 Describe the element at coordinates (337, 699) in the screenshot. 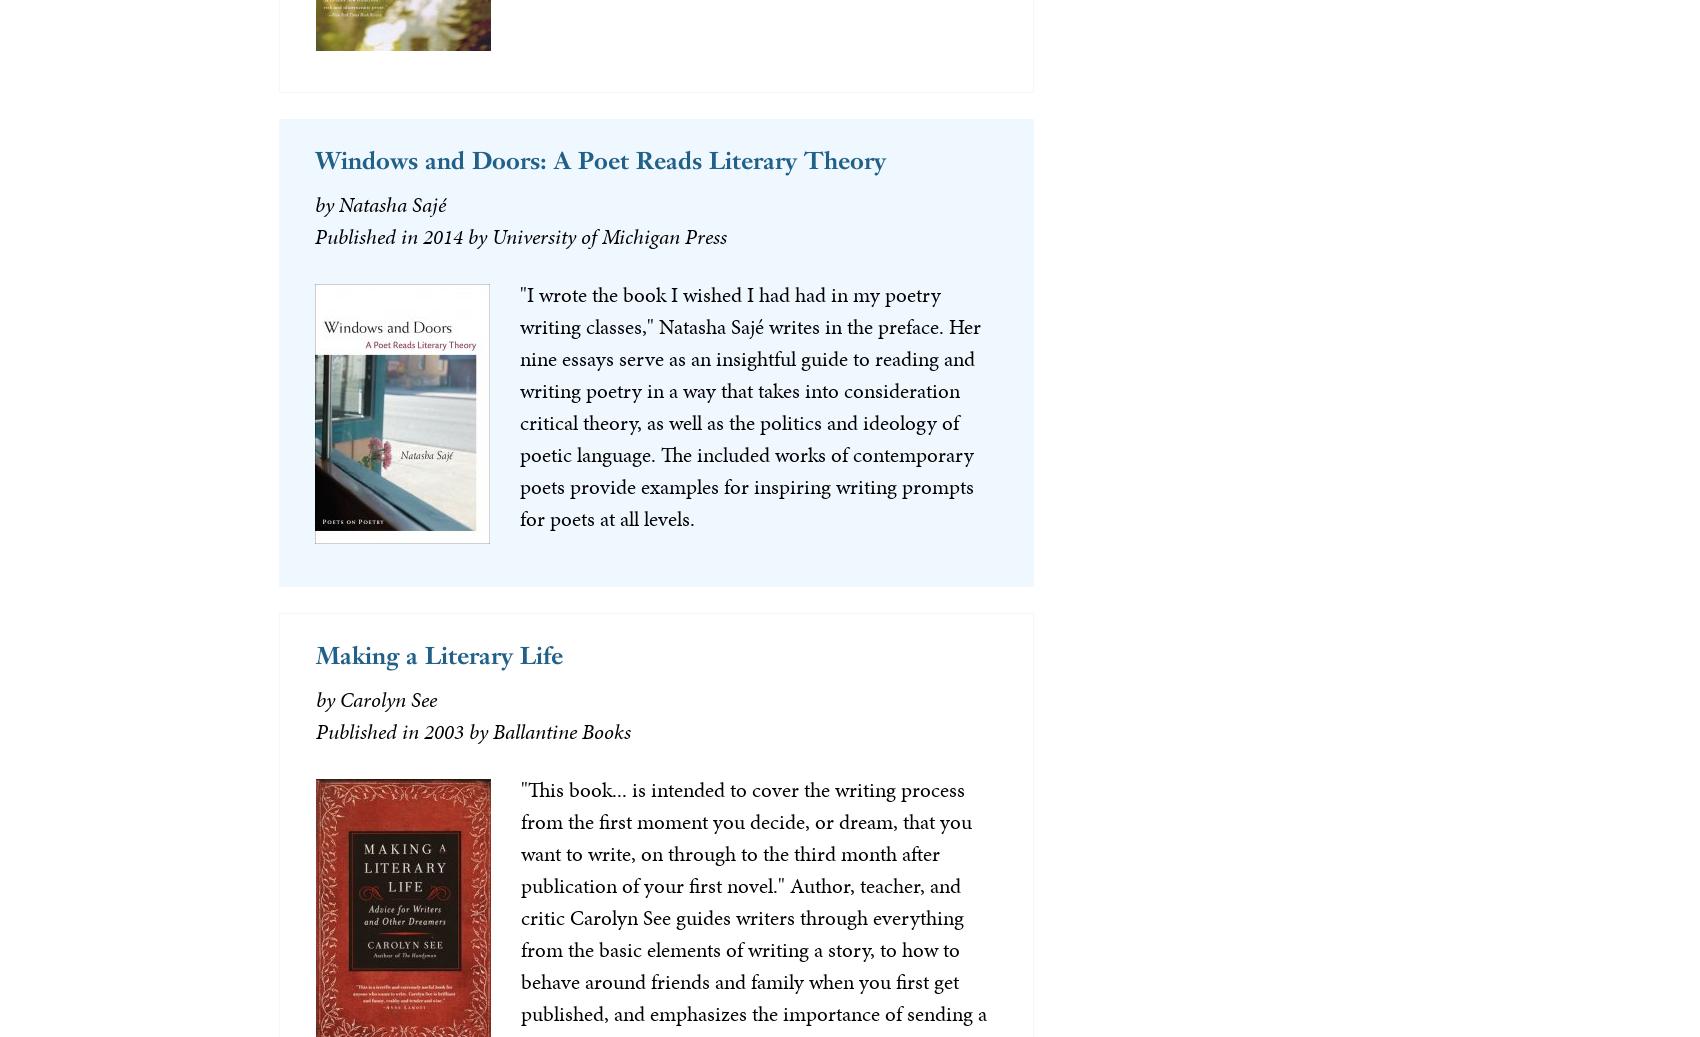

I see `'Carolyn See'` at that location.